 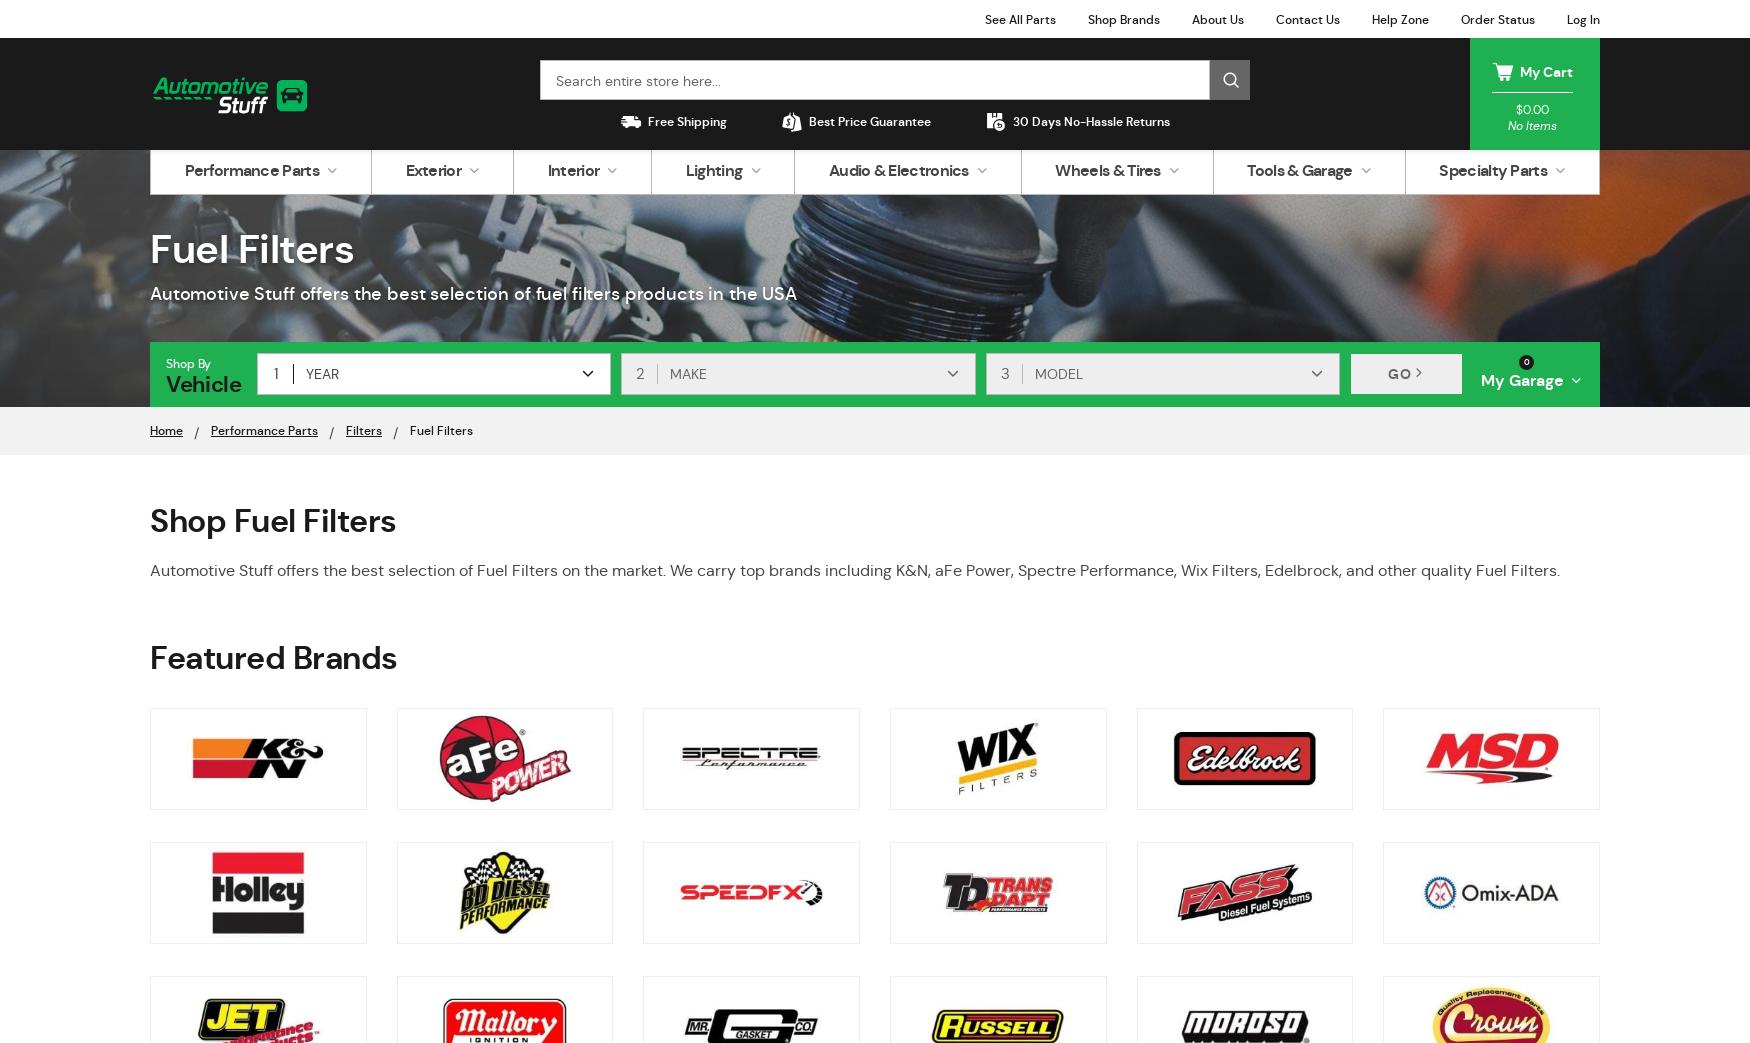 What do you see at coordinates (808, 122) in the screenshot?
I see `'Best Price Guarantee'` at bounding box center [808, 122].